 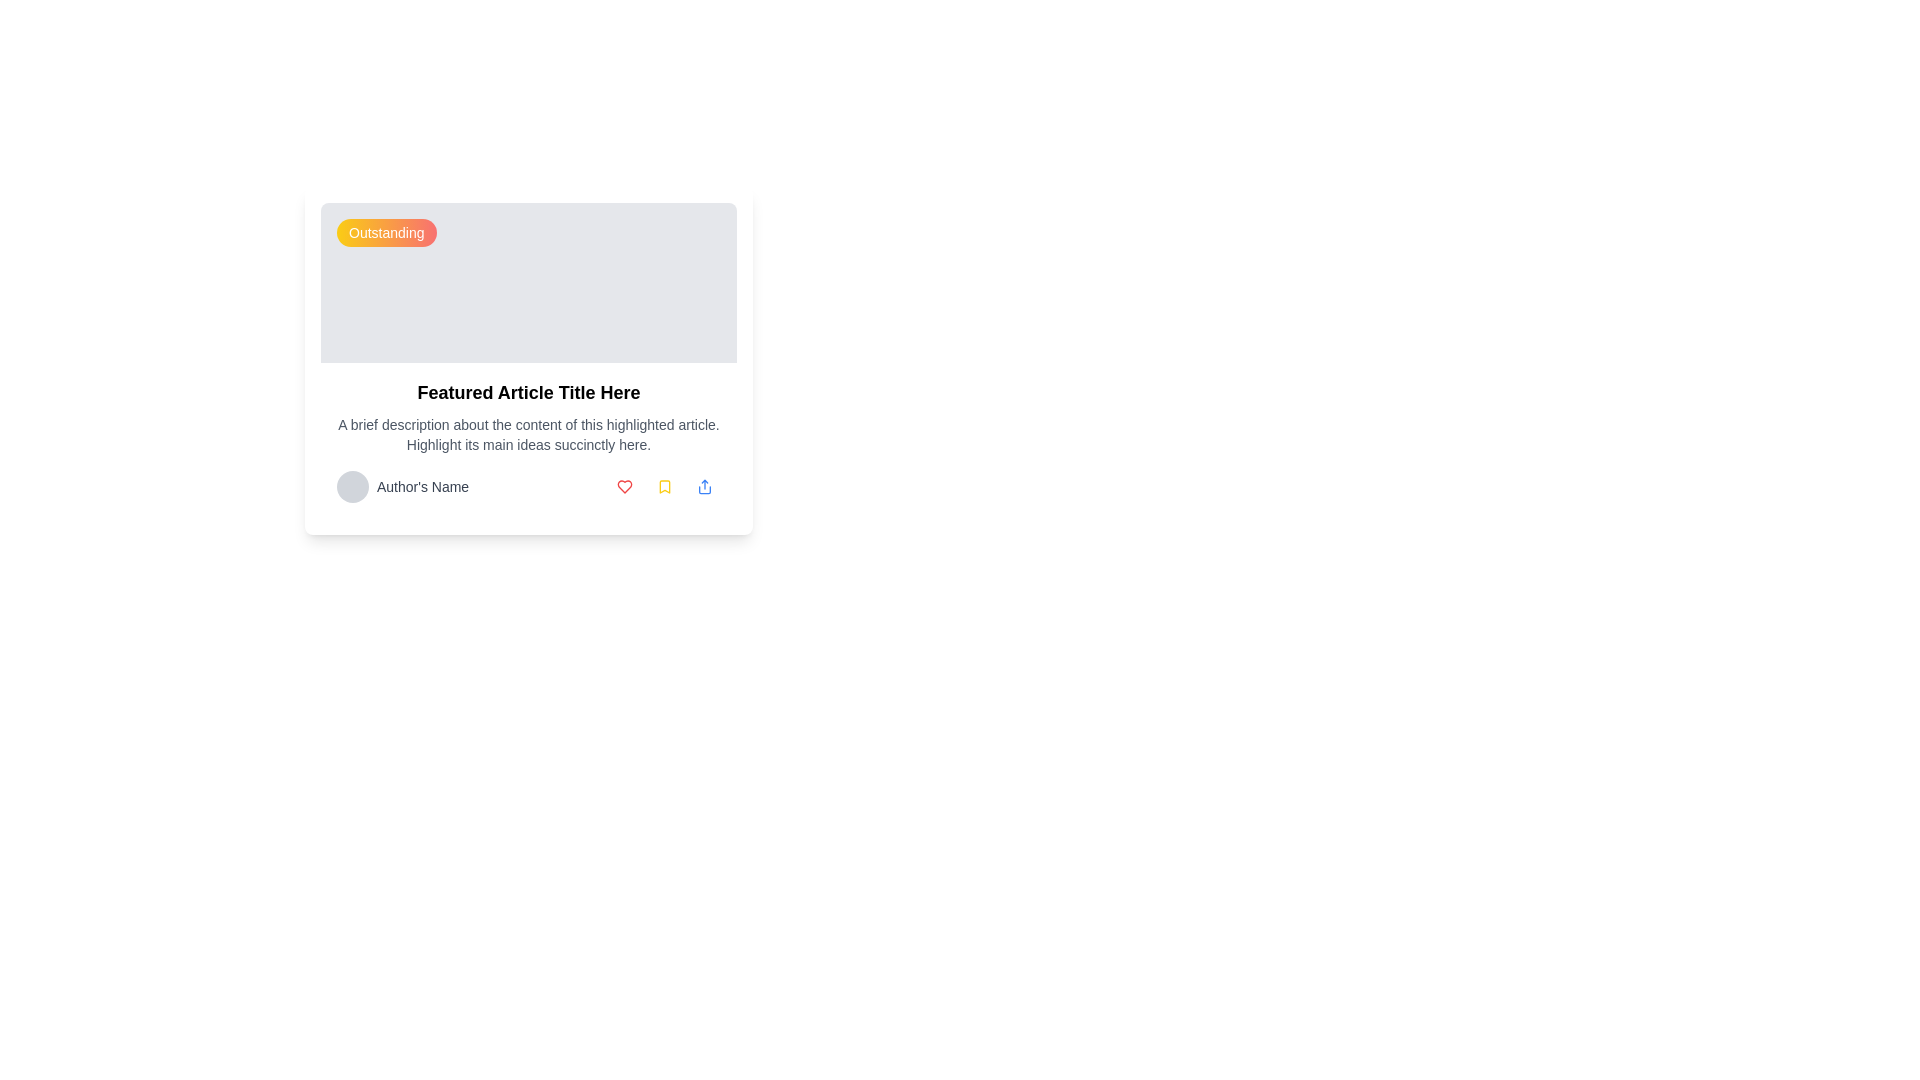 I want to click on the bookmarking button located between the red heart icon and the blue share icon in the card layout, so click(x=665, y=486).